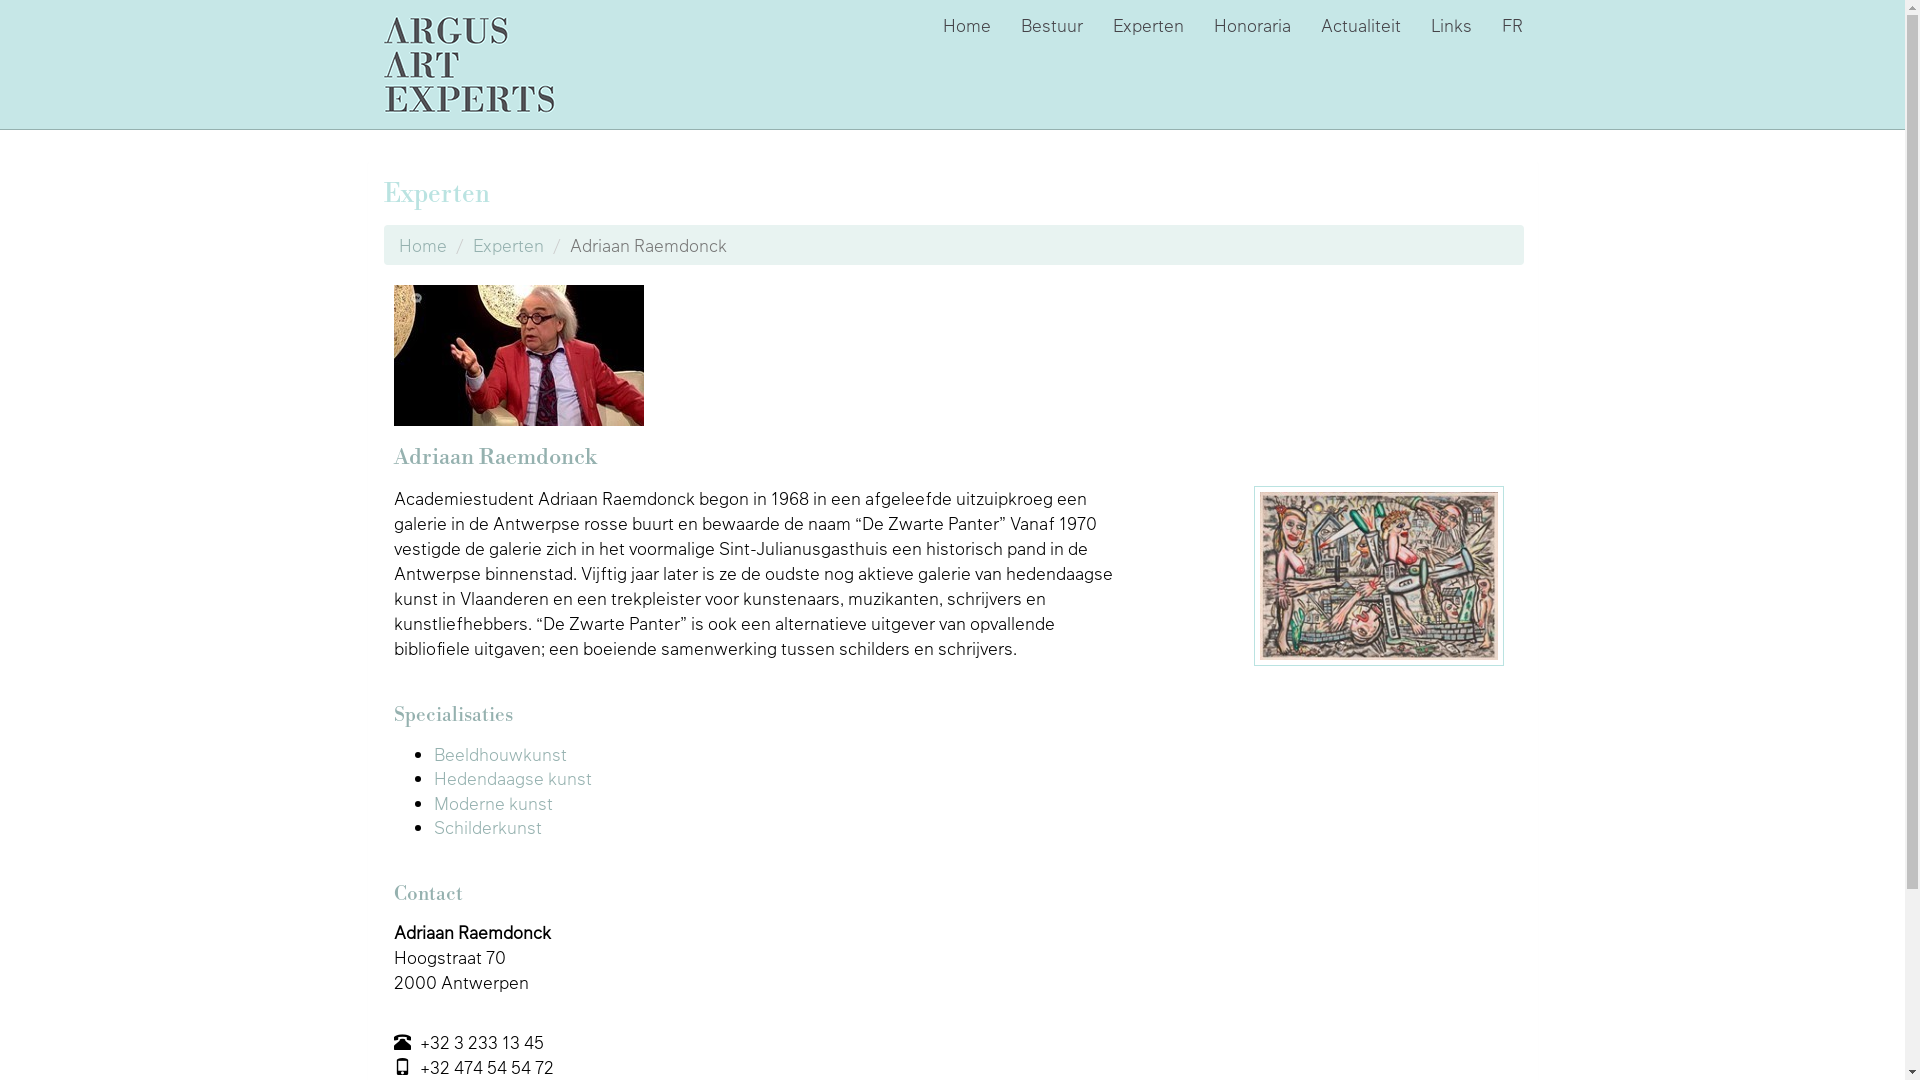 This screenshot has width=1920, height=1080. I want to click on 'Schilderkunst', so click(432, 826).